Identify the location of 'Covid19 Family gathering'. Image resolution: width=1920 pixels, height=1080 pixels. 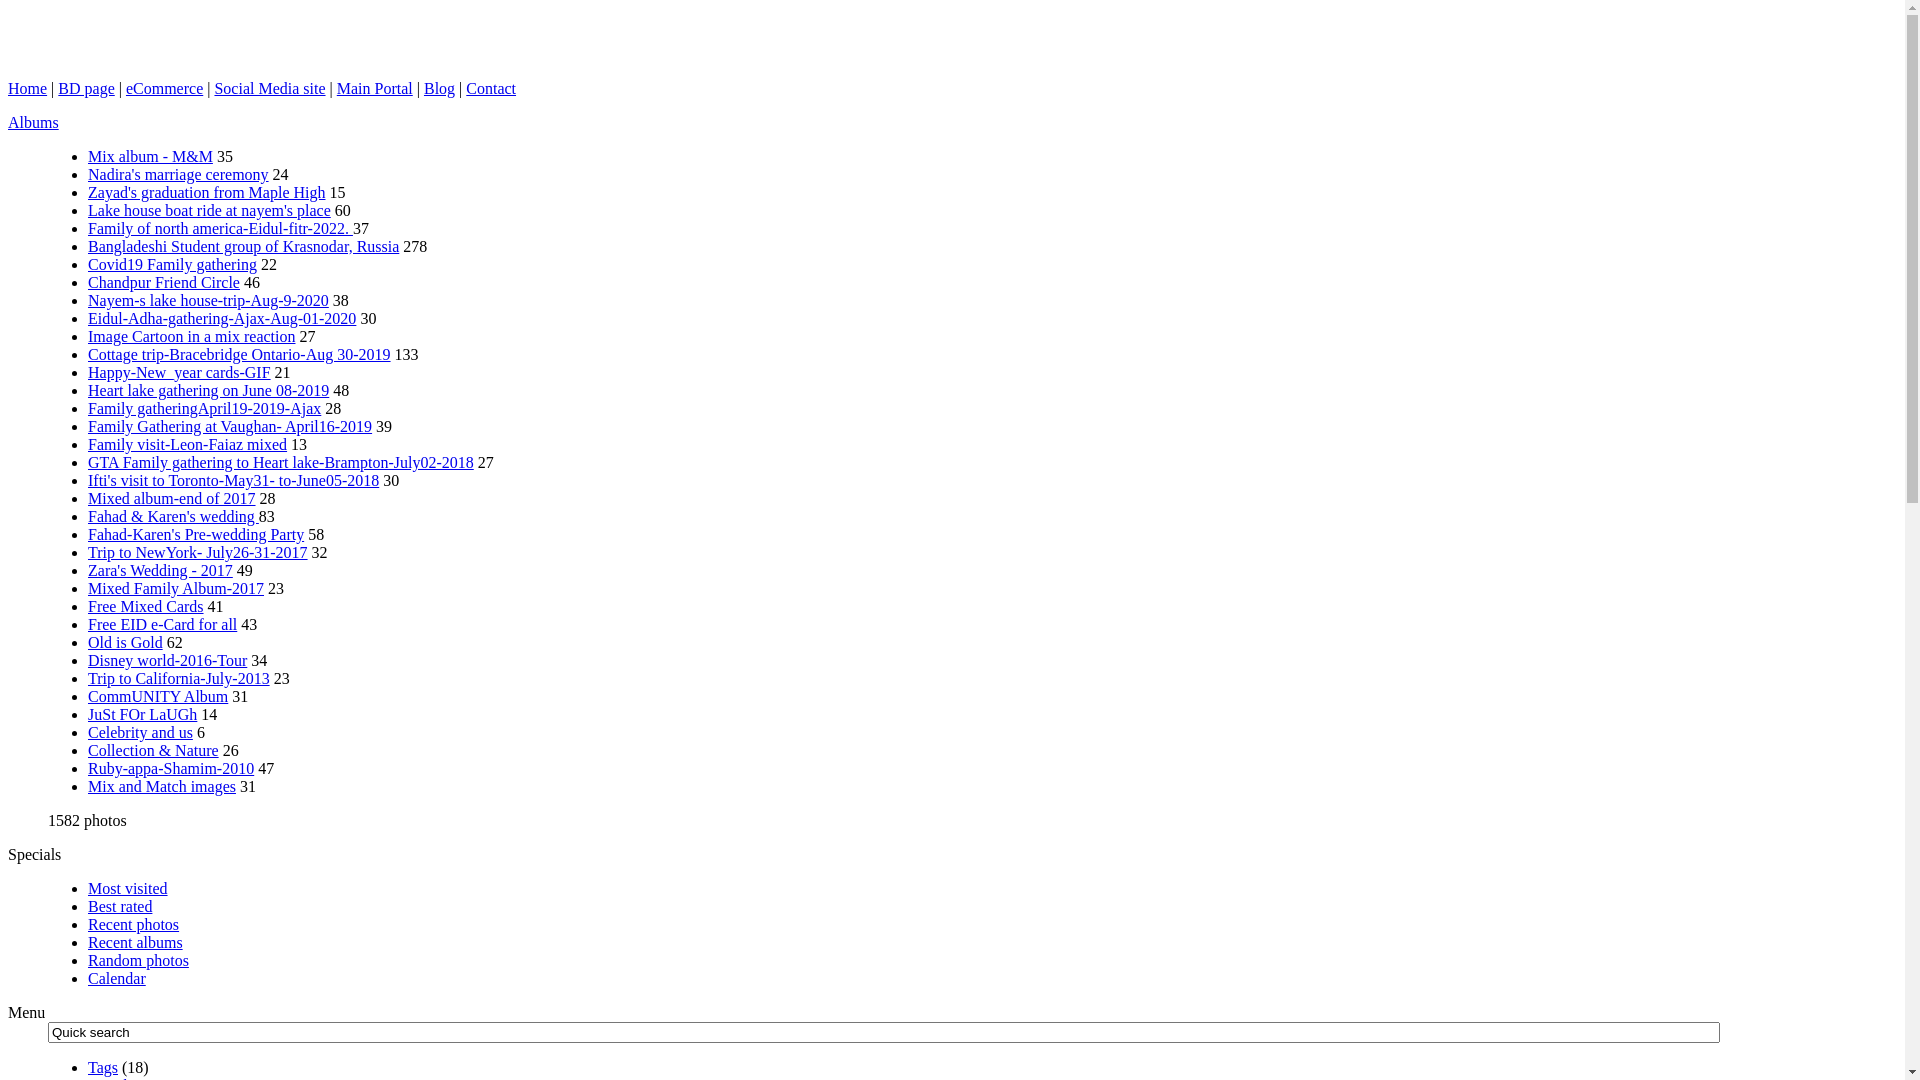
(172, 263).